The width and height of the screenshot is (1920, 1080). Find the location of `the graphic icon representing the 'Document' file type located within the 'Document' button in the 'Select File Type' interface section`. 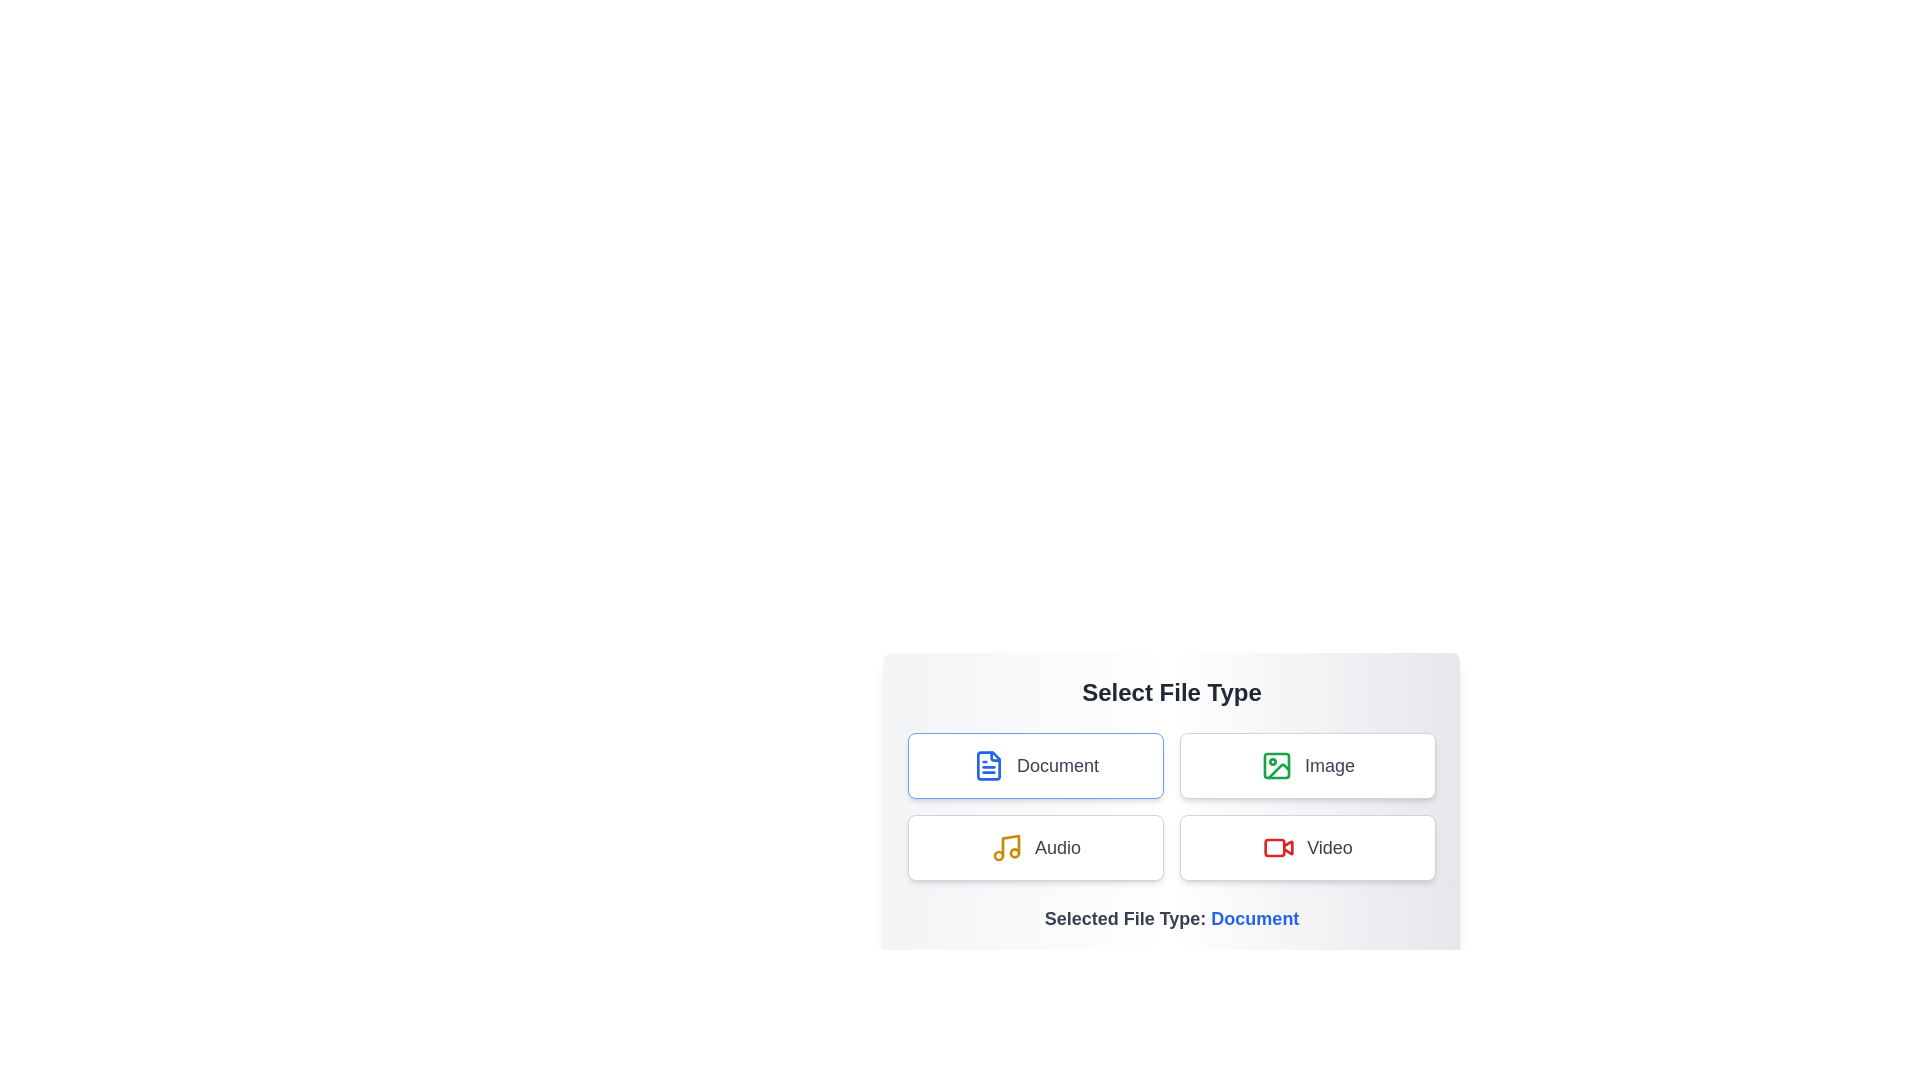

the graphic icon representing the 'Document' file type located within the 'Document' button in the 'Select File Type' interface section is located at coordinates (988, 765).